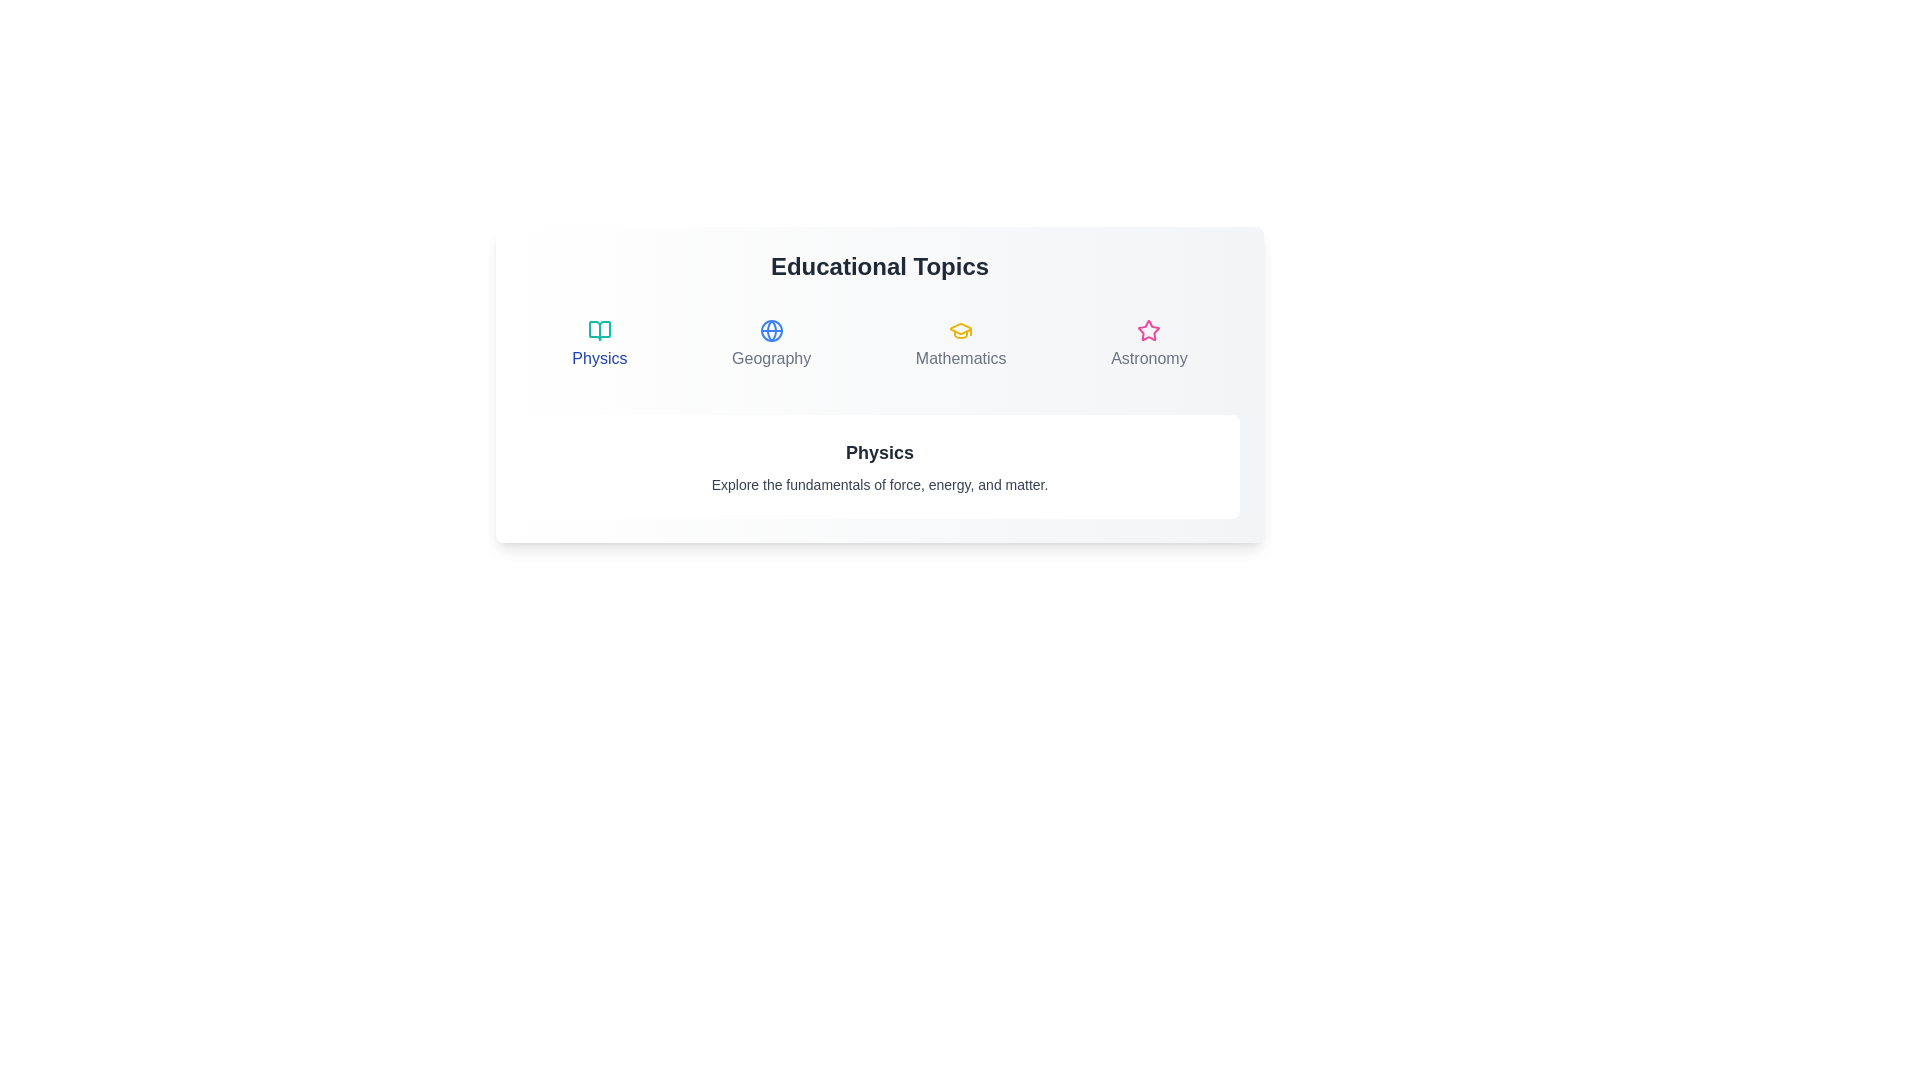 Image resolution: width=1920 pixels, height=1080 pixels. I want to click on the Mathematics tab to observe visual feedback, so click(961, 343).